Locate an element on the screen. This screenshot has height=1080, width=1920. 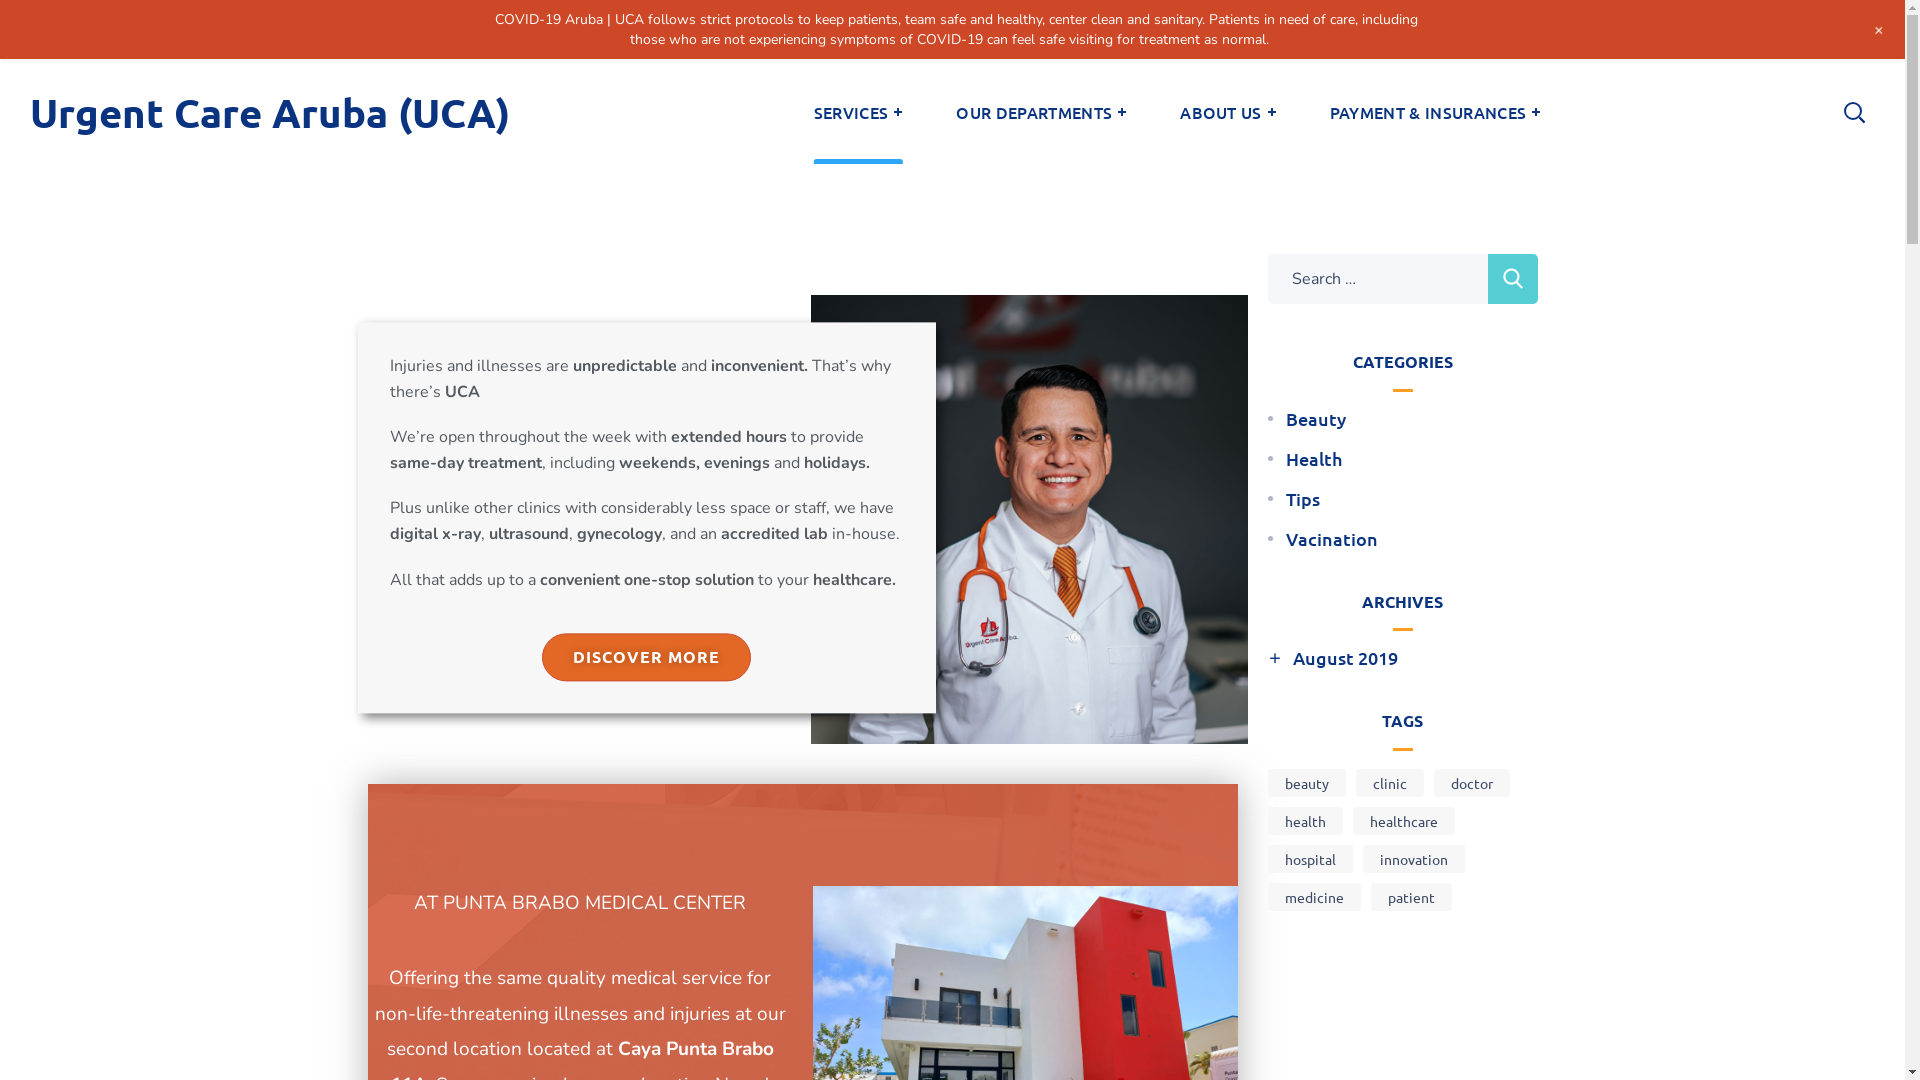
'Health' is located at coordinates (1314, 459).